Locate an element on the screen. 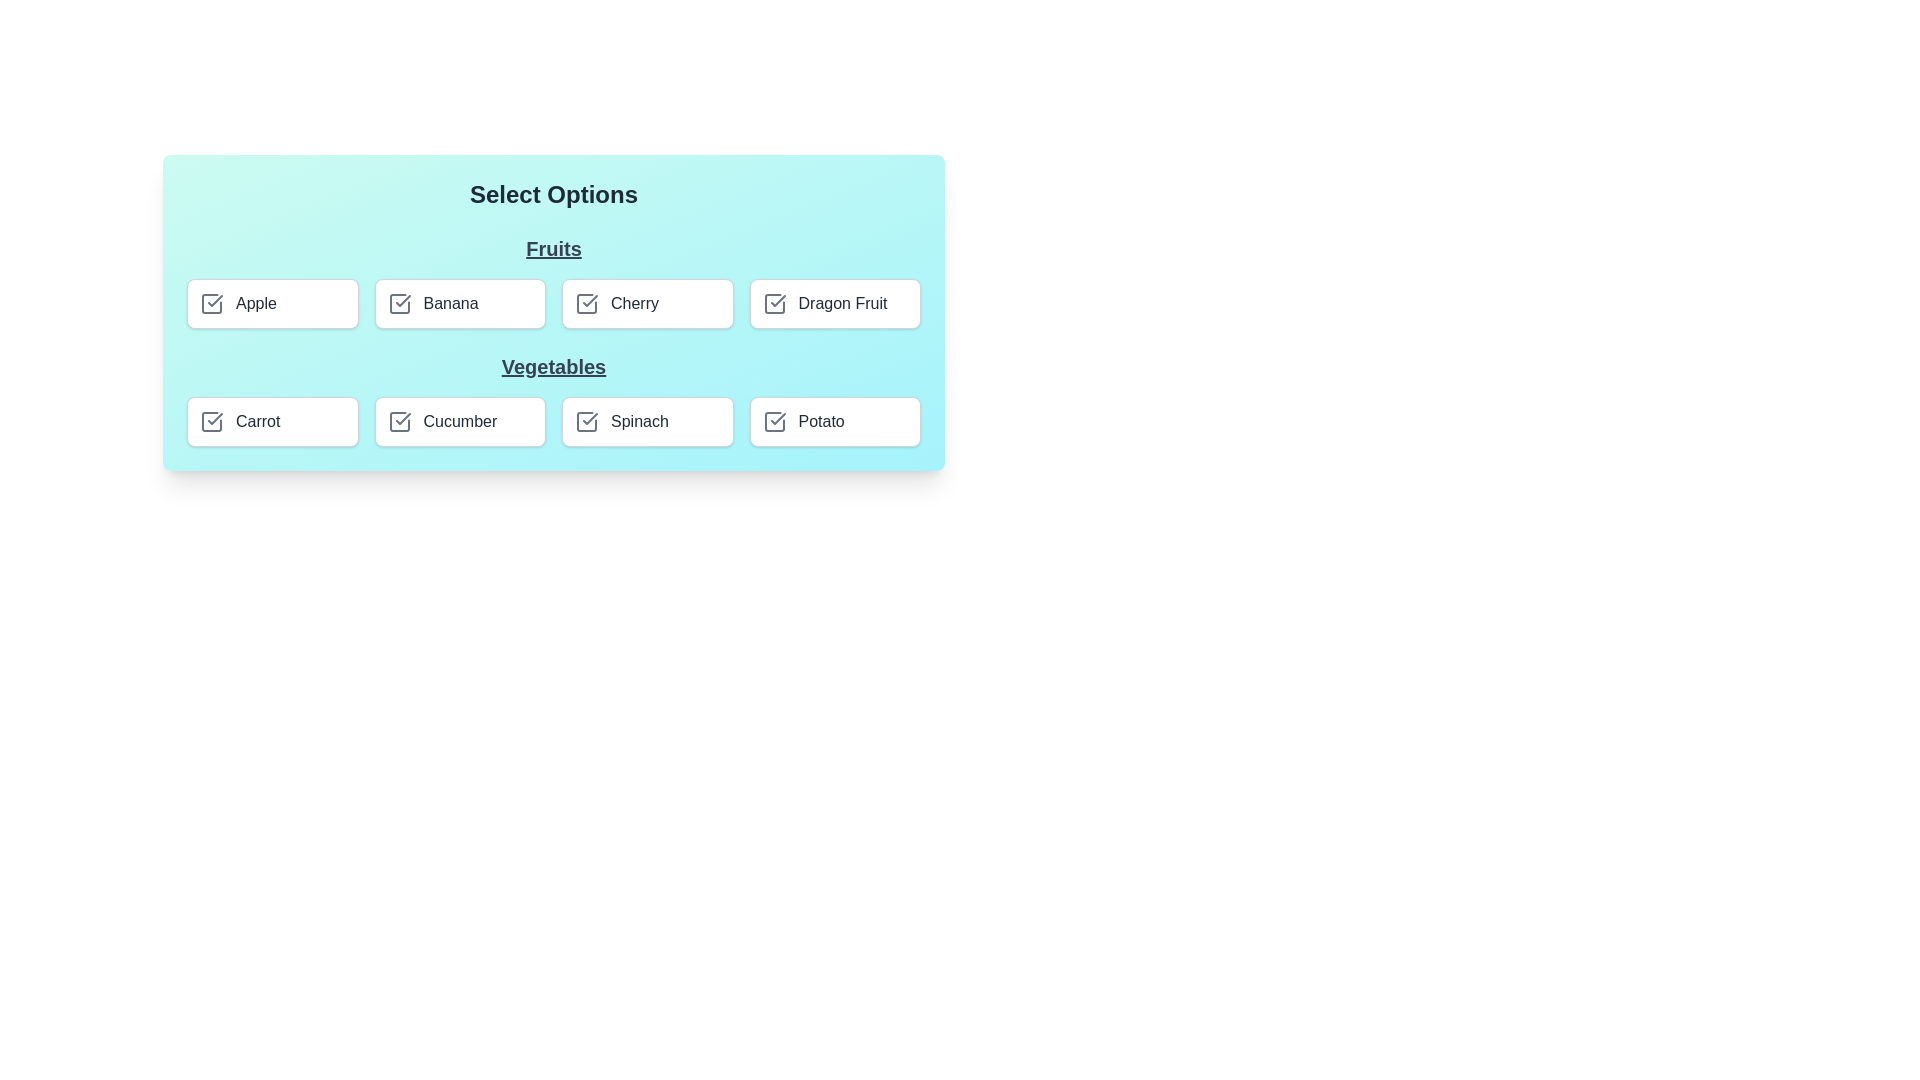  the text label 'Cherry' displayed in bold font and medium gray color, located within the third box of the 'Fruits' category is located at coordinates (633, 304).